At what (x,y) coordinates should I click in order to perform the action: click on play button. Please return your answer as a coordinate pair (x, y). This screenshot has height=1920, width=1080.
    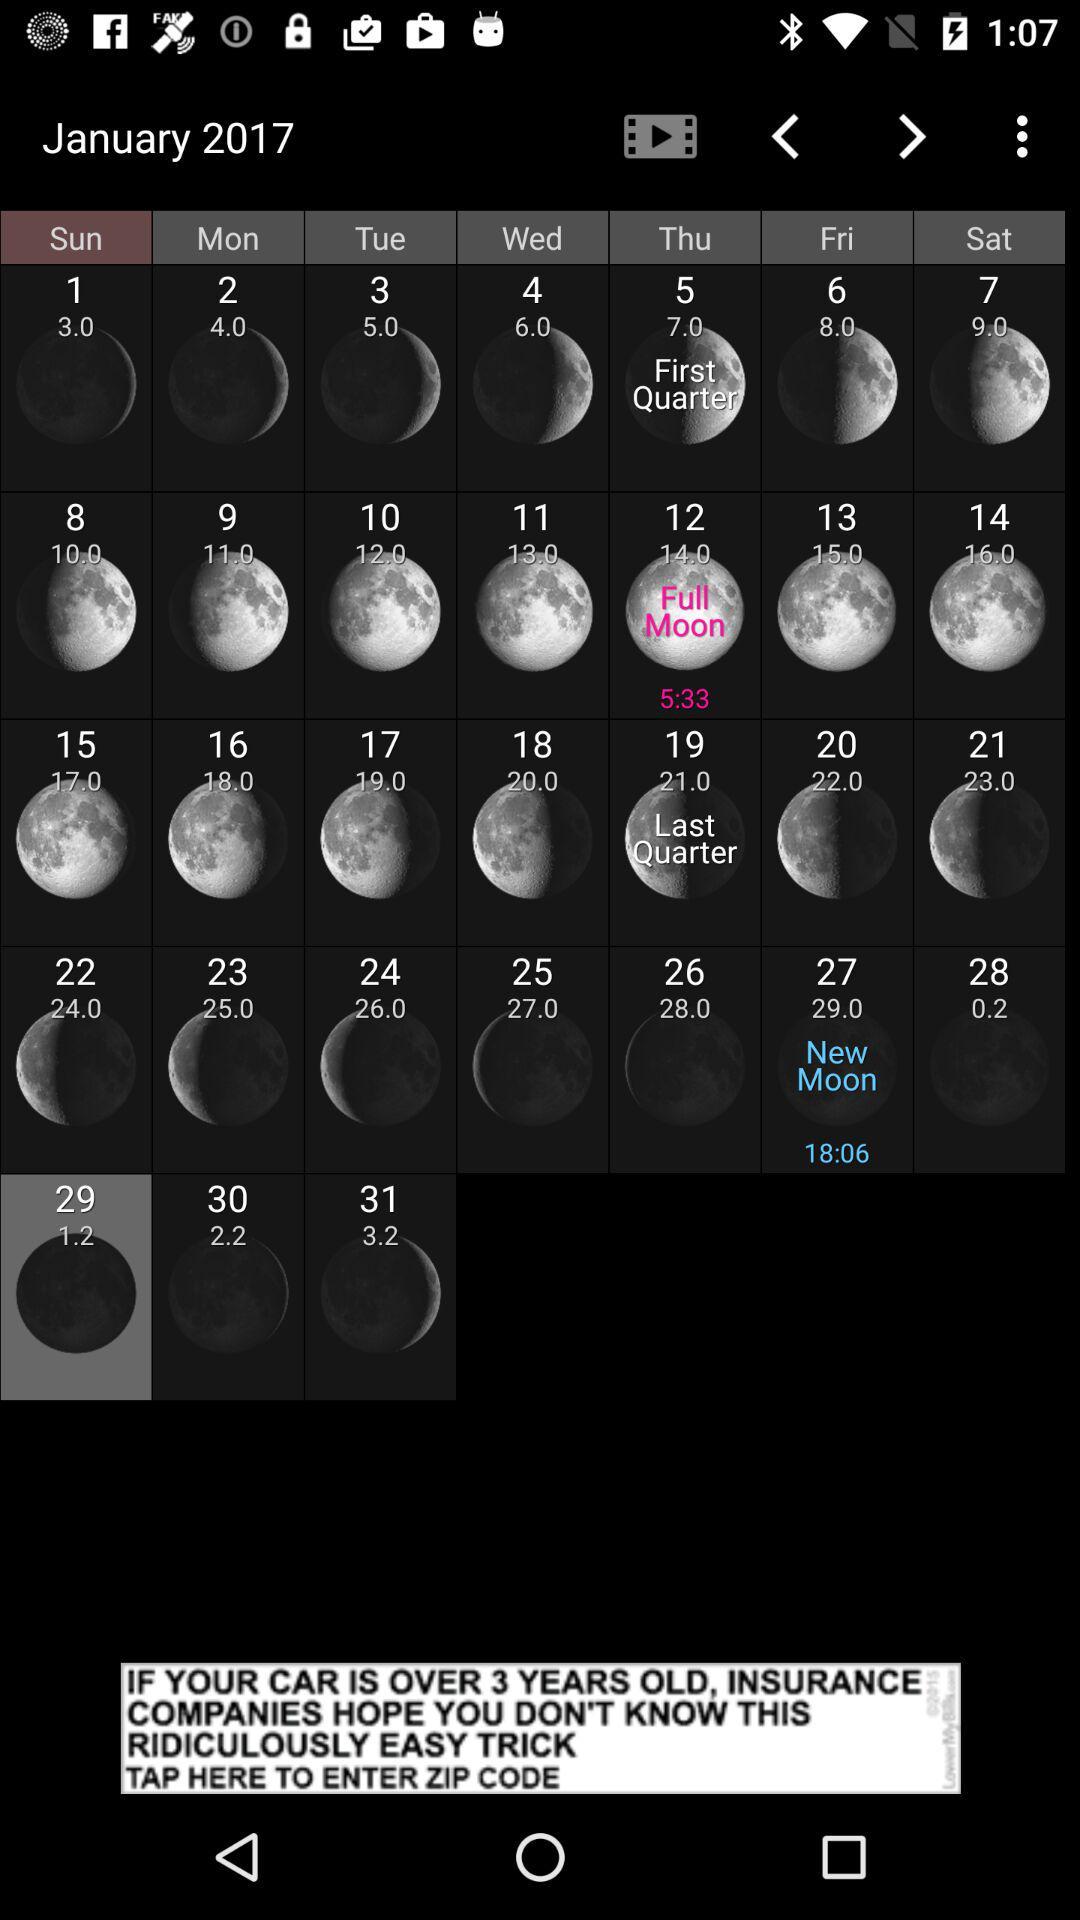
    Looking at the image, I should click on (540, 1727).